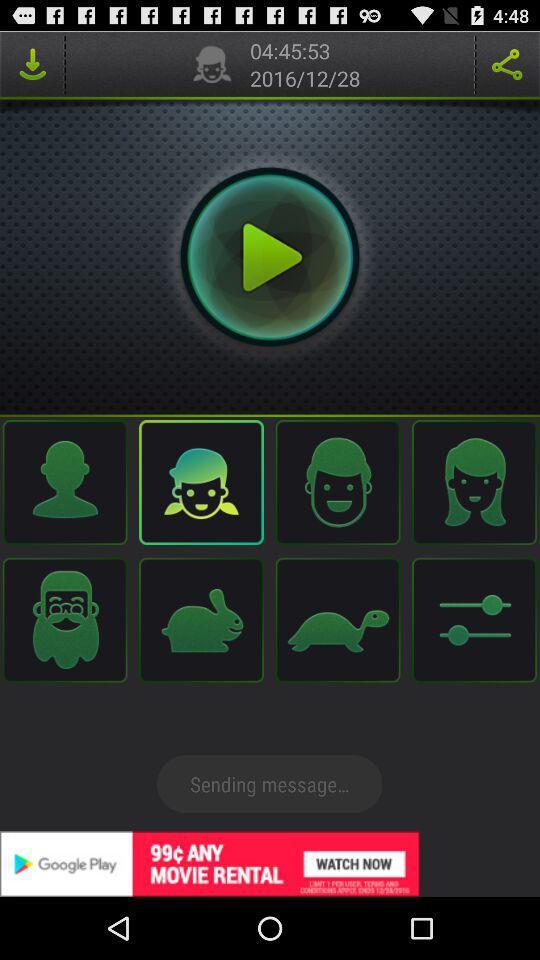 Image resolution: width=540 pixels, height=960 pixels. Describe the element at coordinates (507, 68) in the screenshot. I see `the share icon` at that location.